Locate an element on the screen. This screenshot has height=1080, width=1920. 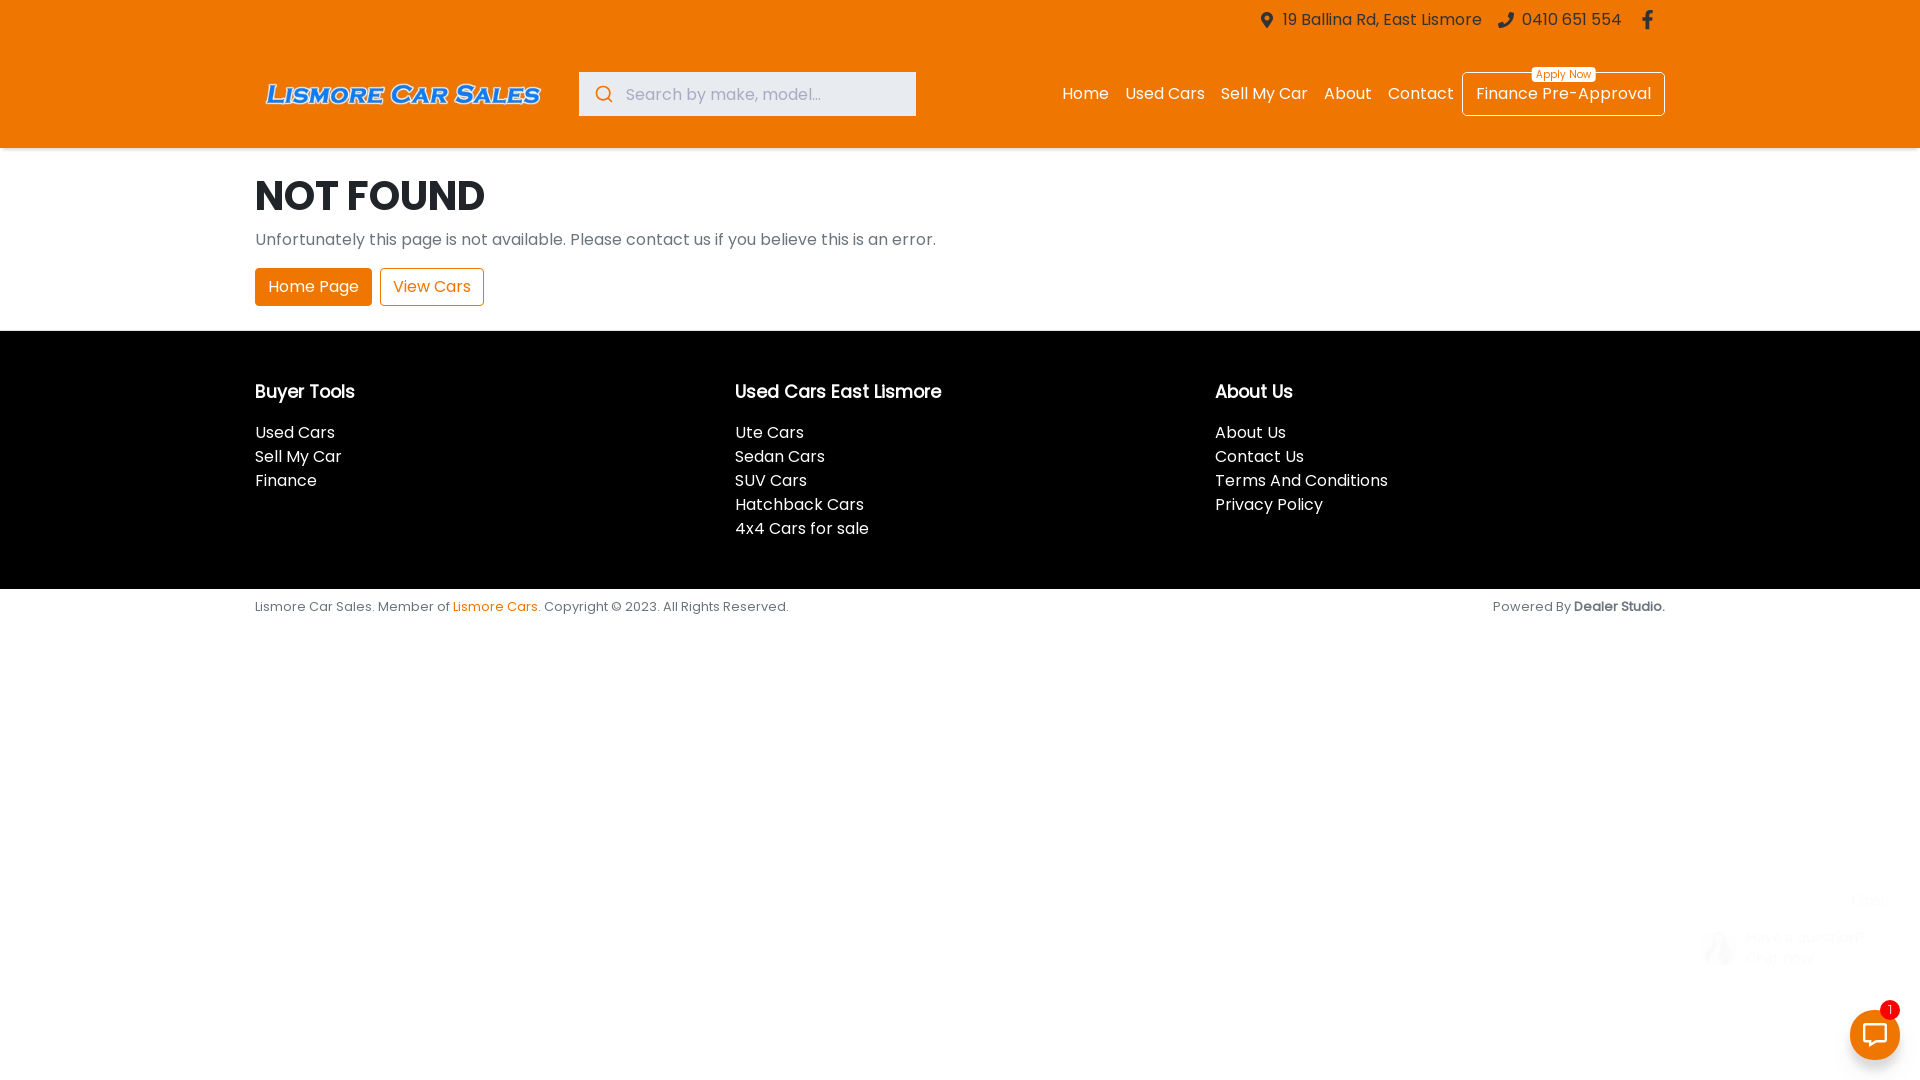
'19 Ballina Rd, East Lismore' is located at coordinates (1381, 19).